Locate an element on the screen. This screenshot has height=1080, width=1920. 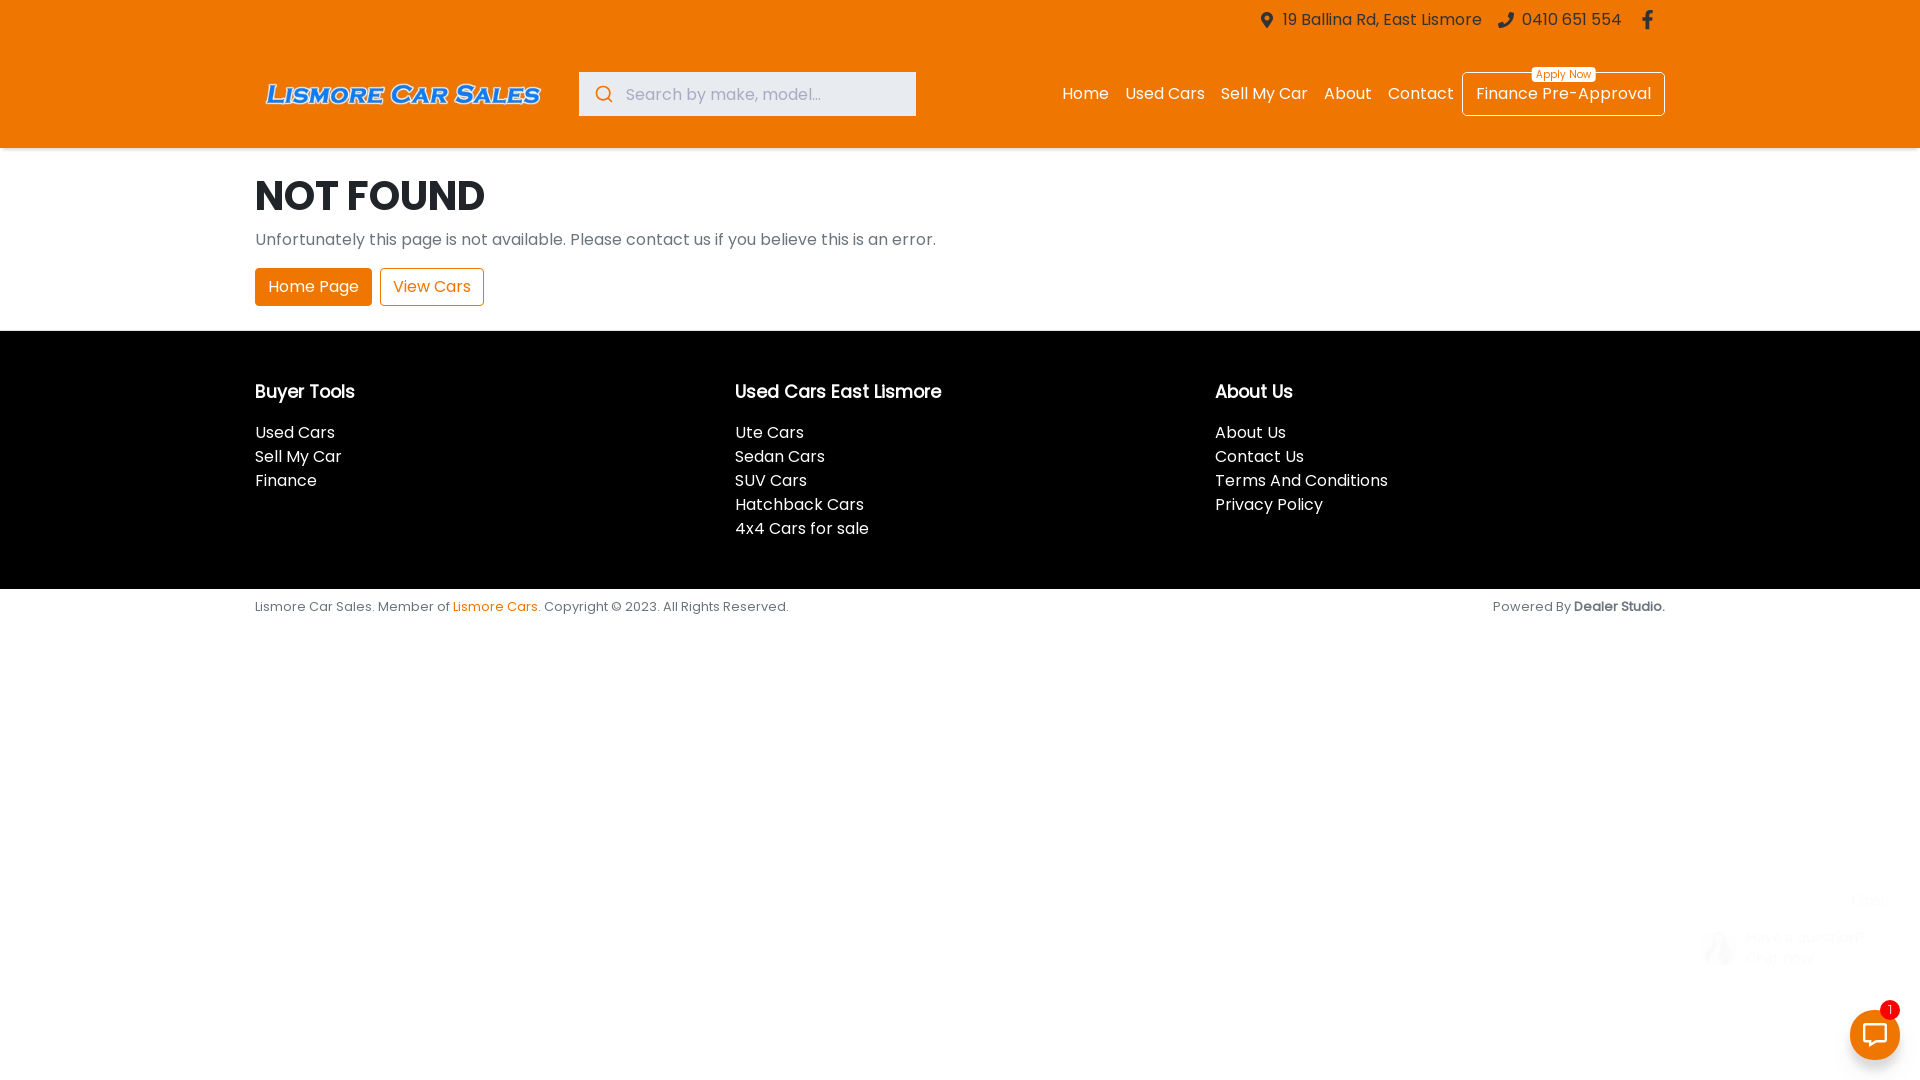
'19 Ballina Rd, East Lismore' is located at coordinates (1381, 19).